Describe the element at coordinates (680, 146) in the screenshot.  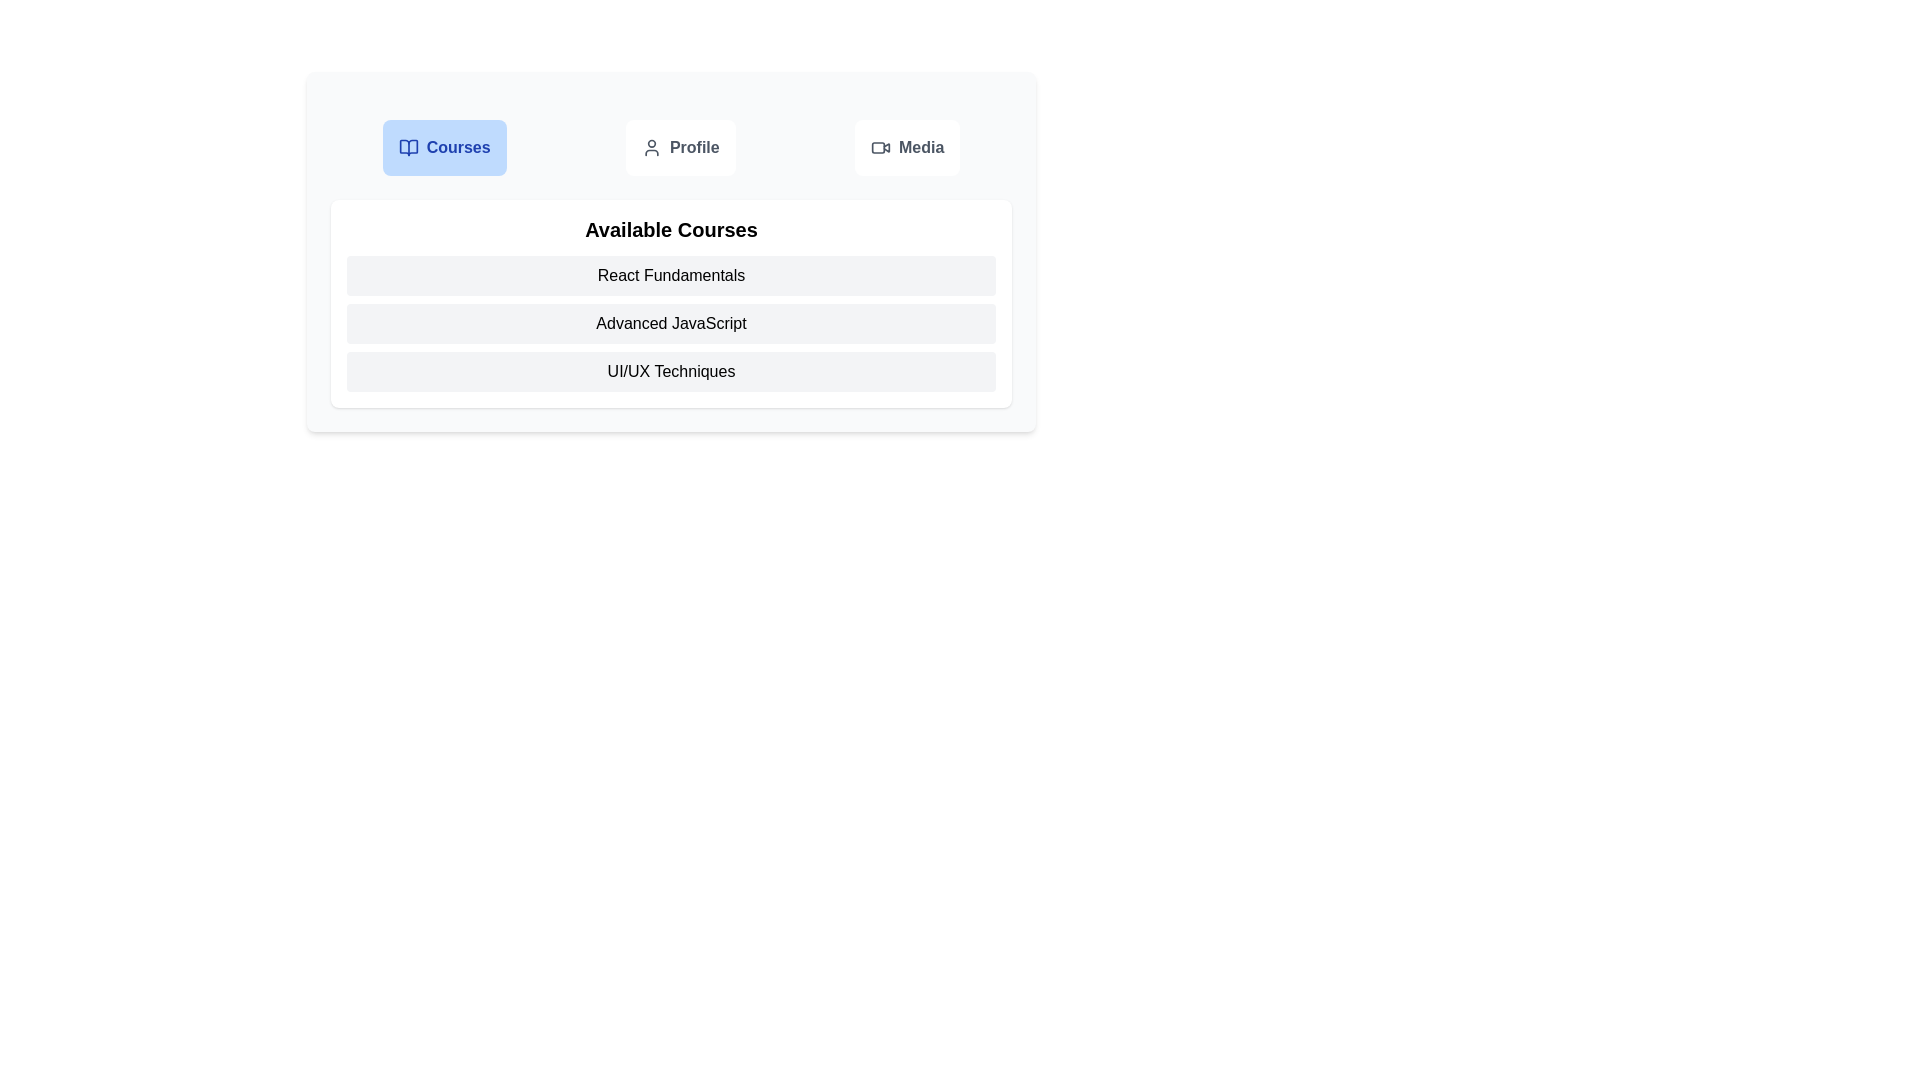
I see `the 'Profile' button, which has an icon of a person and is centrally located between the 'Courses' and 'Media' buttons in the horizontal menu` at that location.